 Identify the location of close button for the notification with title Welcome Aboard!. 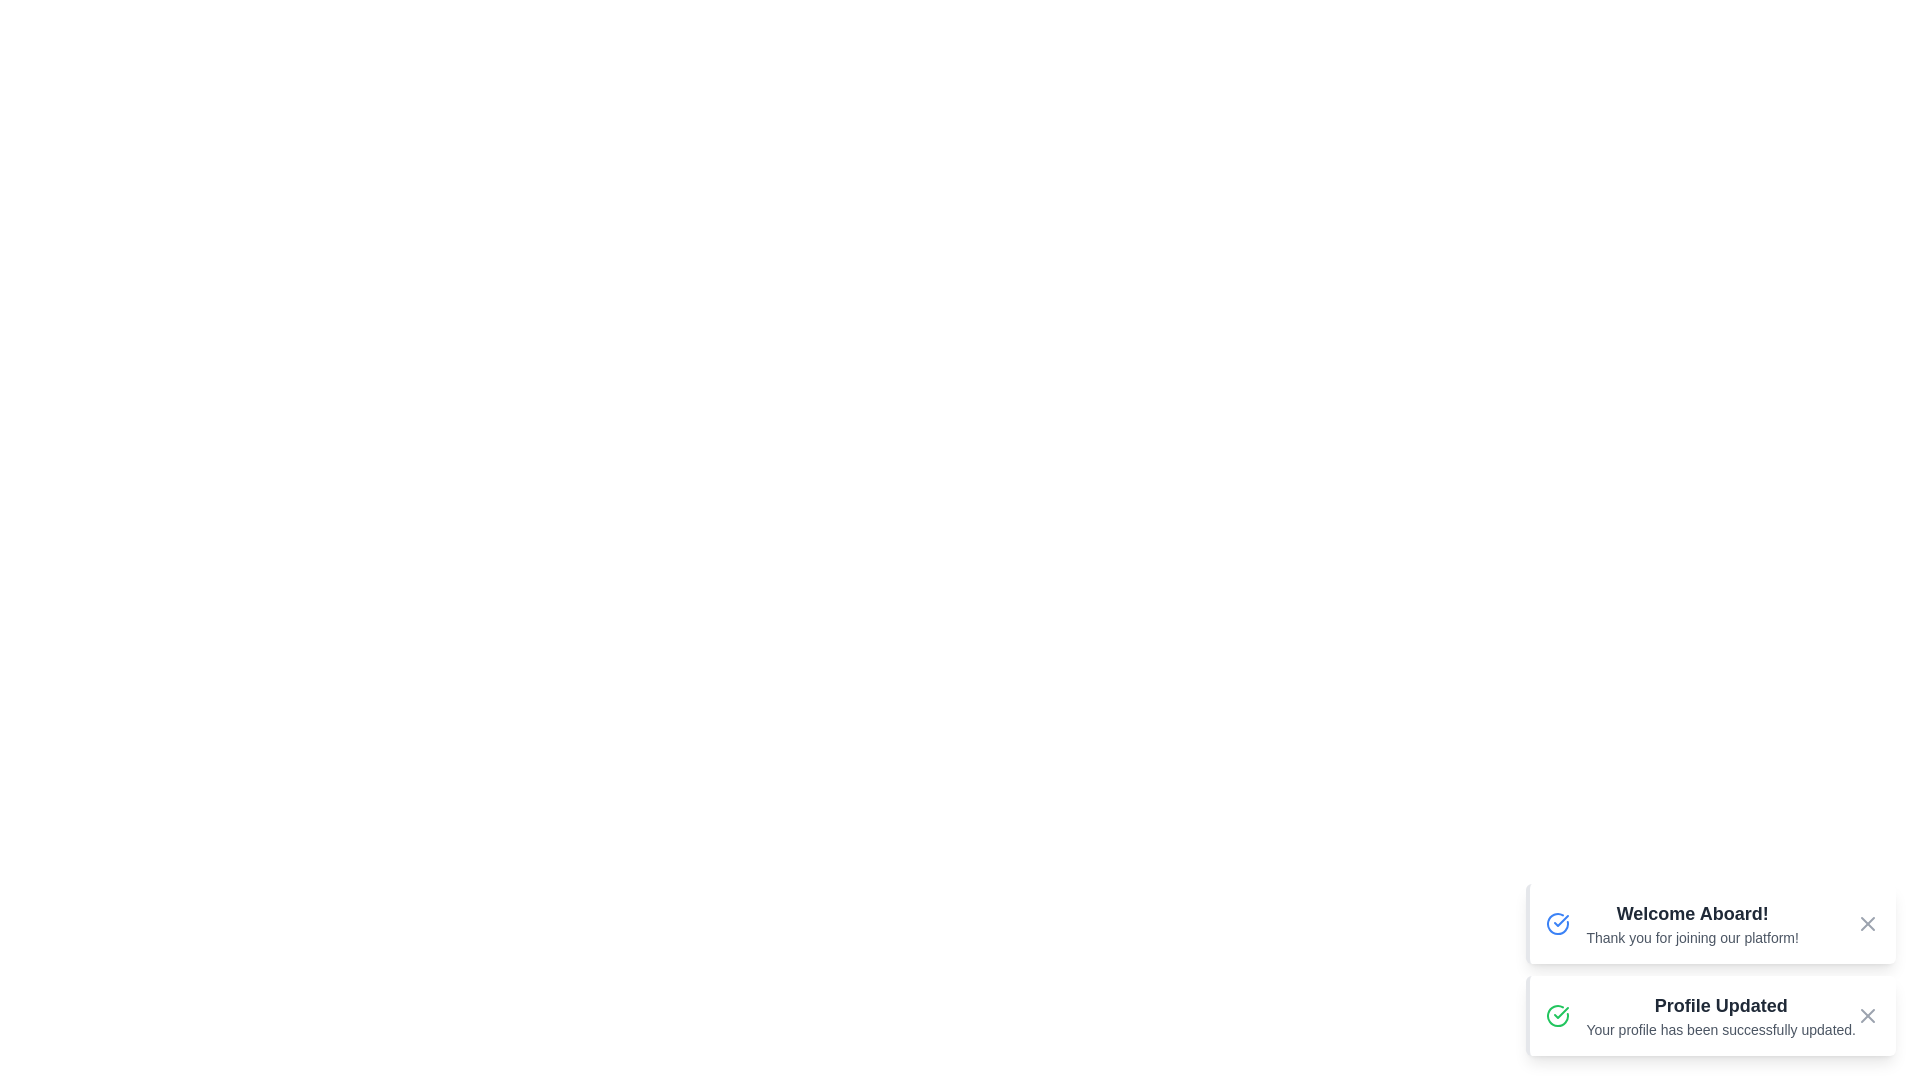
(1866, 924).